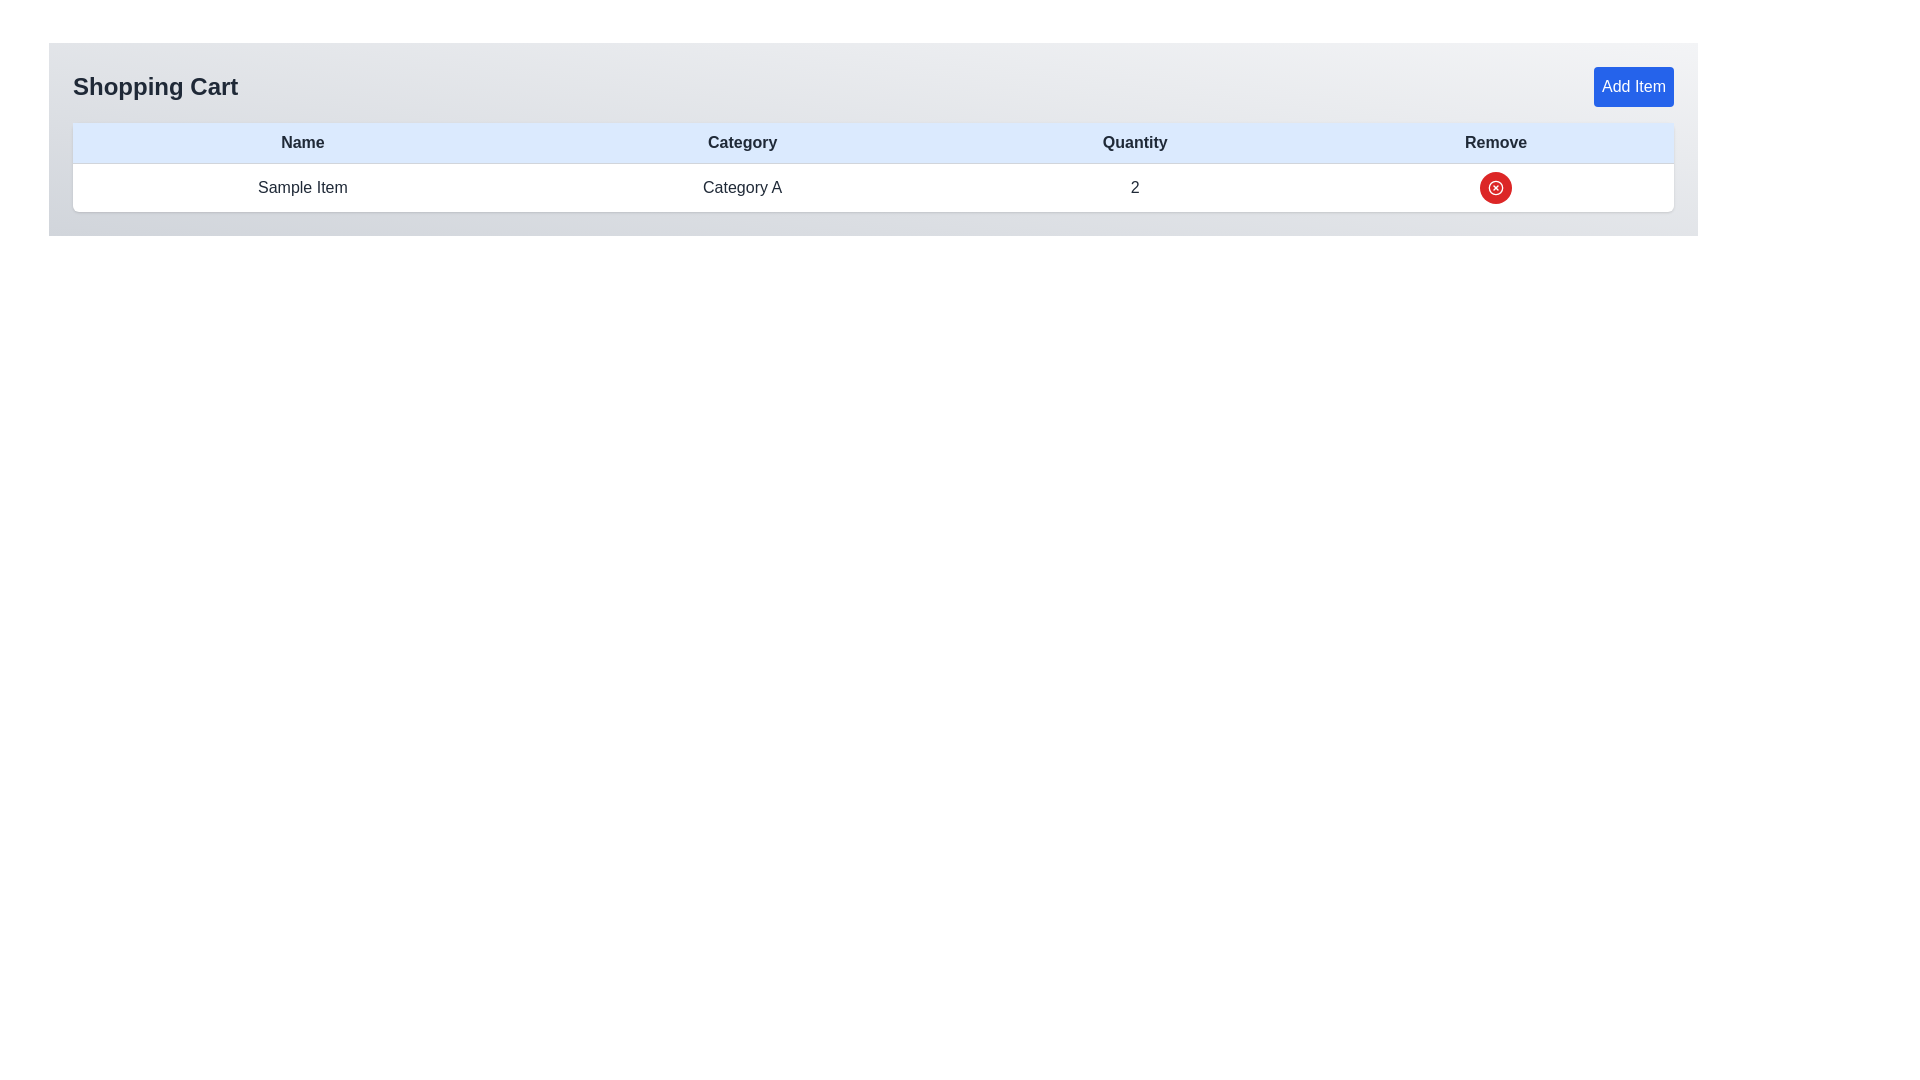 The image size is (1920, 1080). What do you see at coordinates (1135, 187) in the screenshot?
I see `the numeric value displayed in the 'Quantity' column of the shopping cart interface, which is the third item in its row, centered within its rectangular cell` at bounding box center [1135, 187].